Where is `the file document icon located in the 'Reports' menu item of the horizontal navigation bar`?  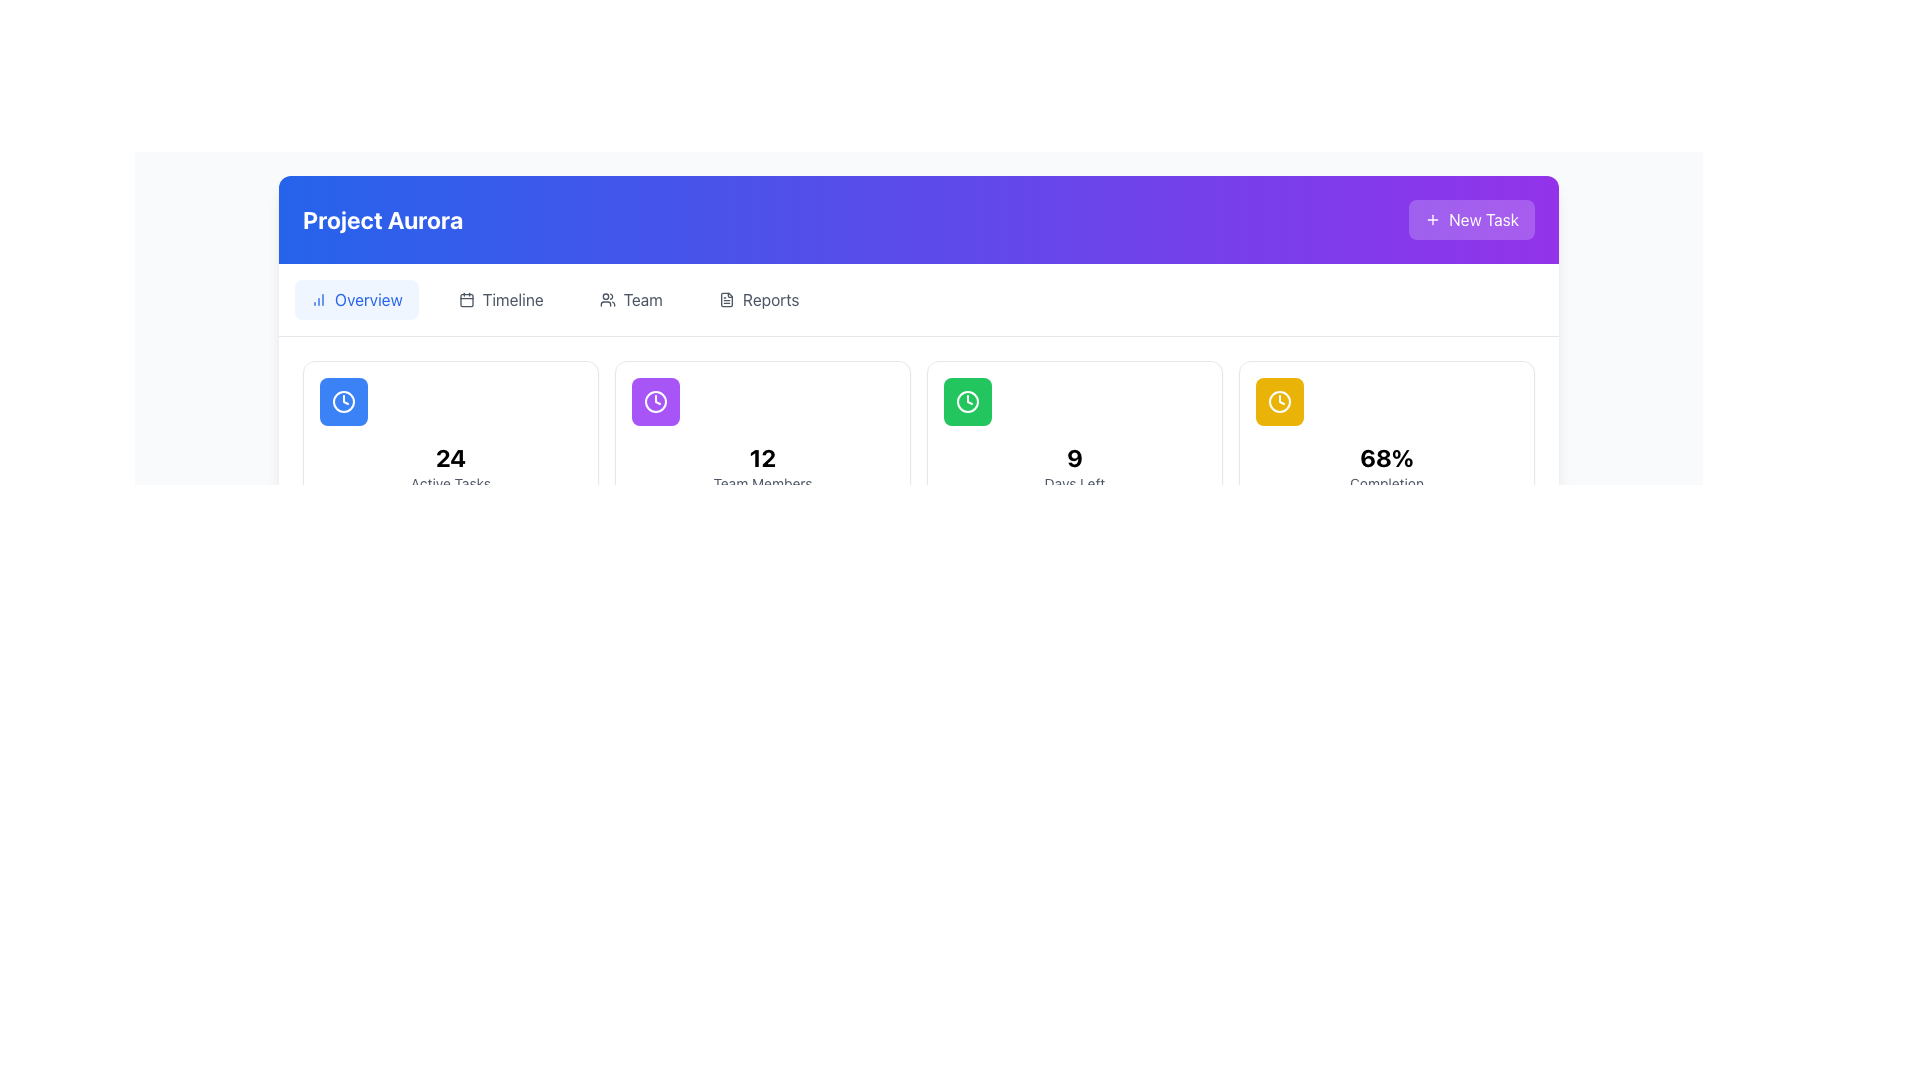
the file document icon located in the 'Reports' menu item of the horizontal navigation bar is located at coordinates (725, 300).